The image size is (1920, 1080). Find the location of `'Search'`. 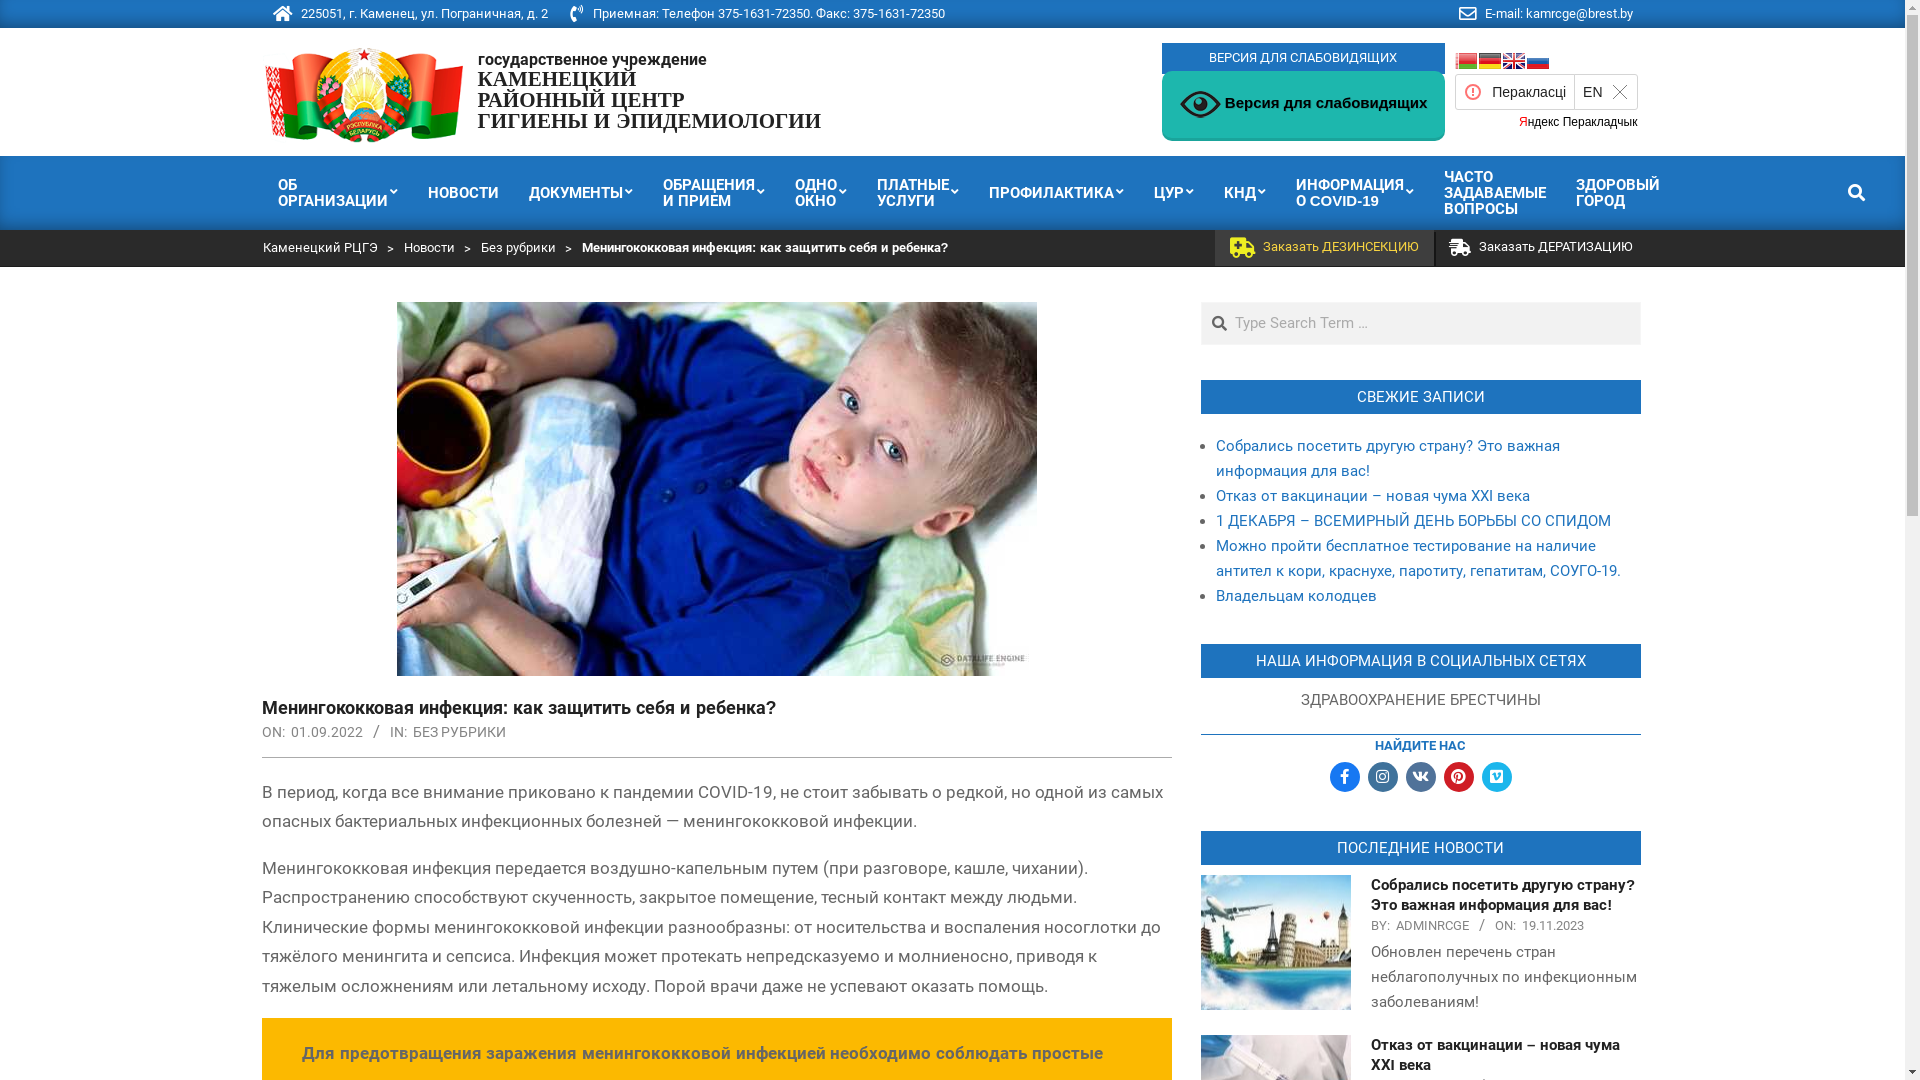

'Search' is located at coordinates (28, 11).